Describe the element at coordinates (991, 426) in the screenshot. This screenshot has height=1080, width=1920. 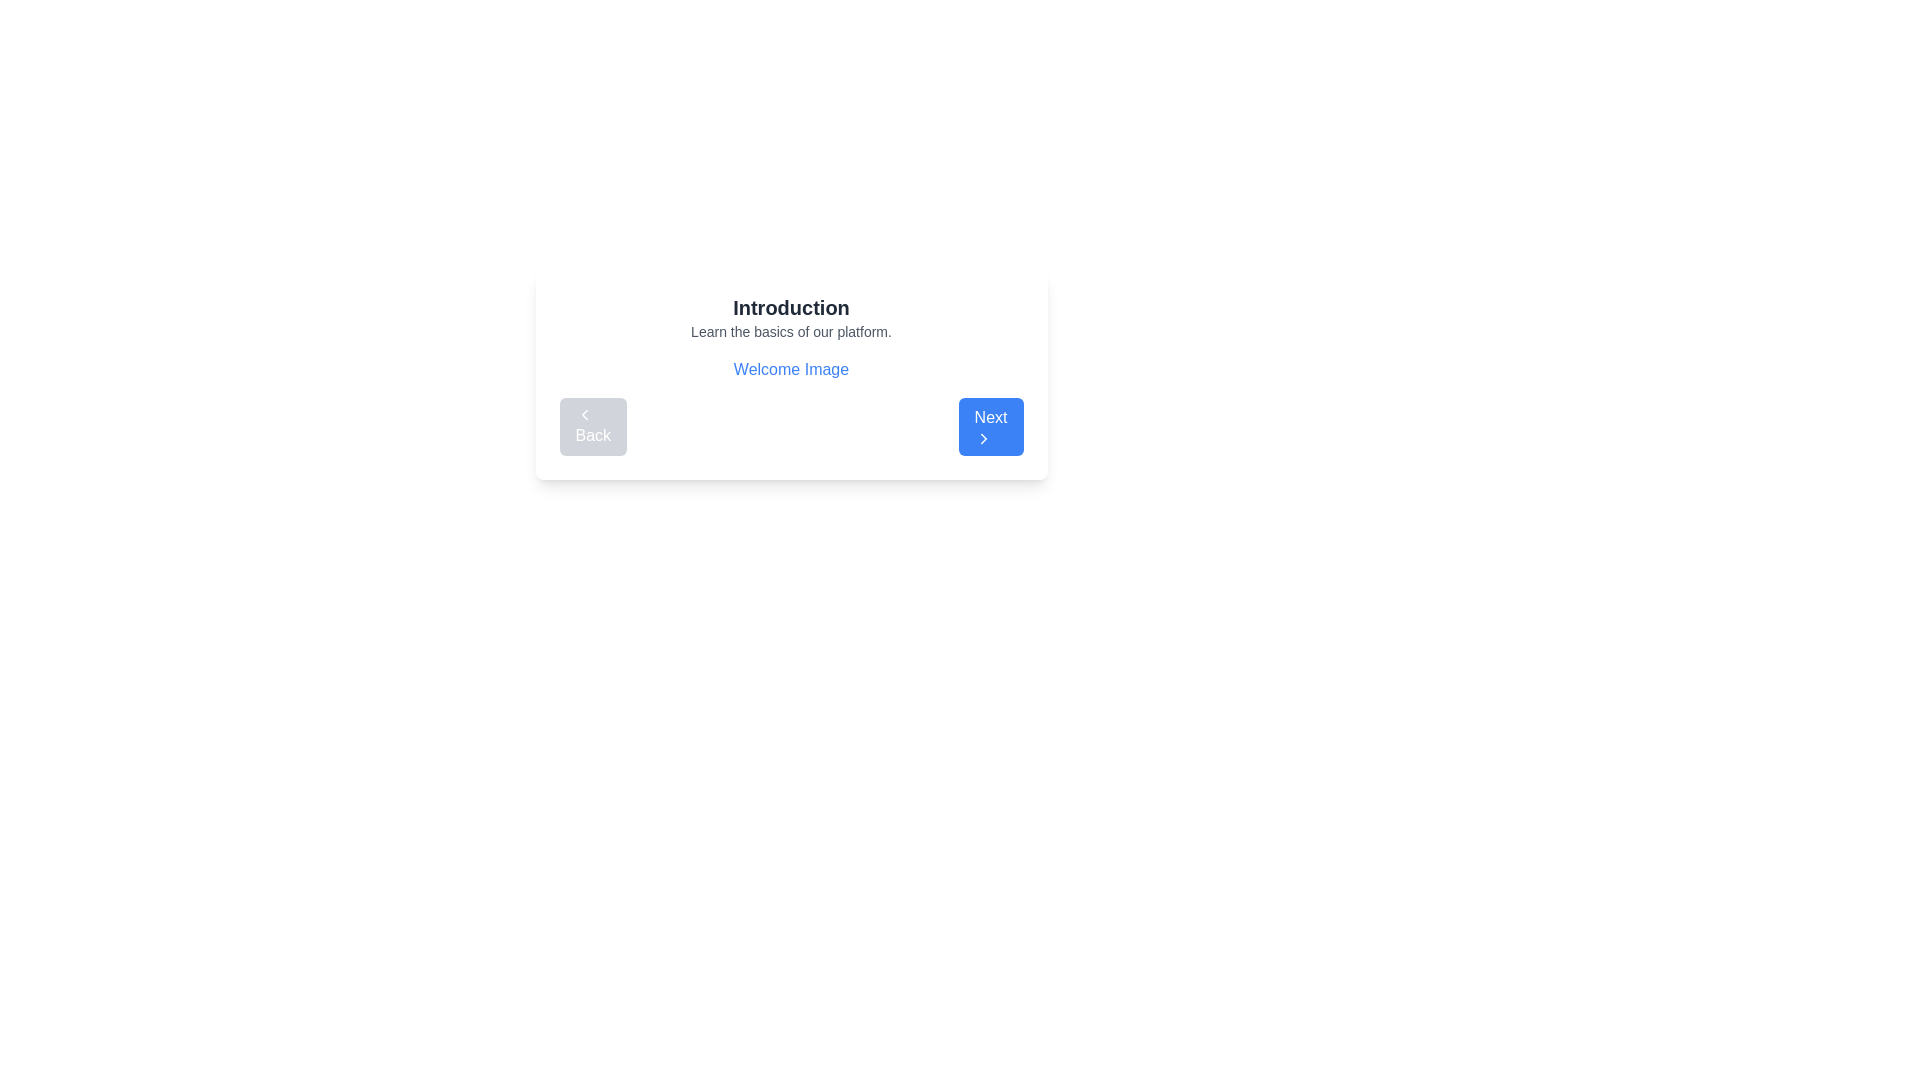
I see `the navigation button located to the right of the 'Back' button` at that location.